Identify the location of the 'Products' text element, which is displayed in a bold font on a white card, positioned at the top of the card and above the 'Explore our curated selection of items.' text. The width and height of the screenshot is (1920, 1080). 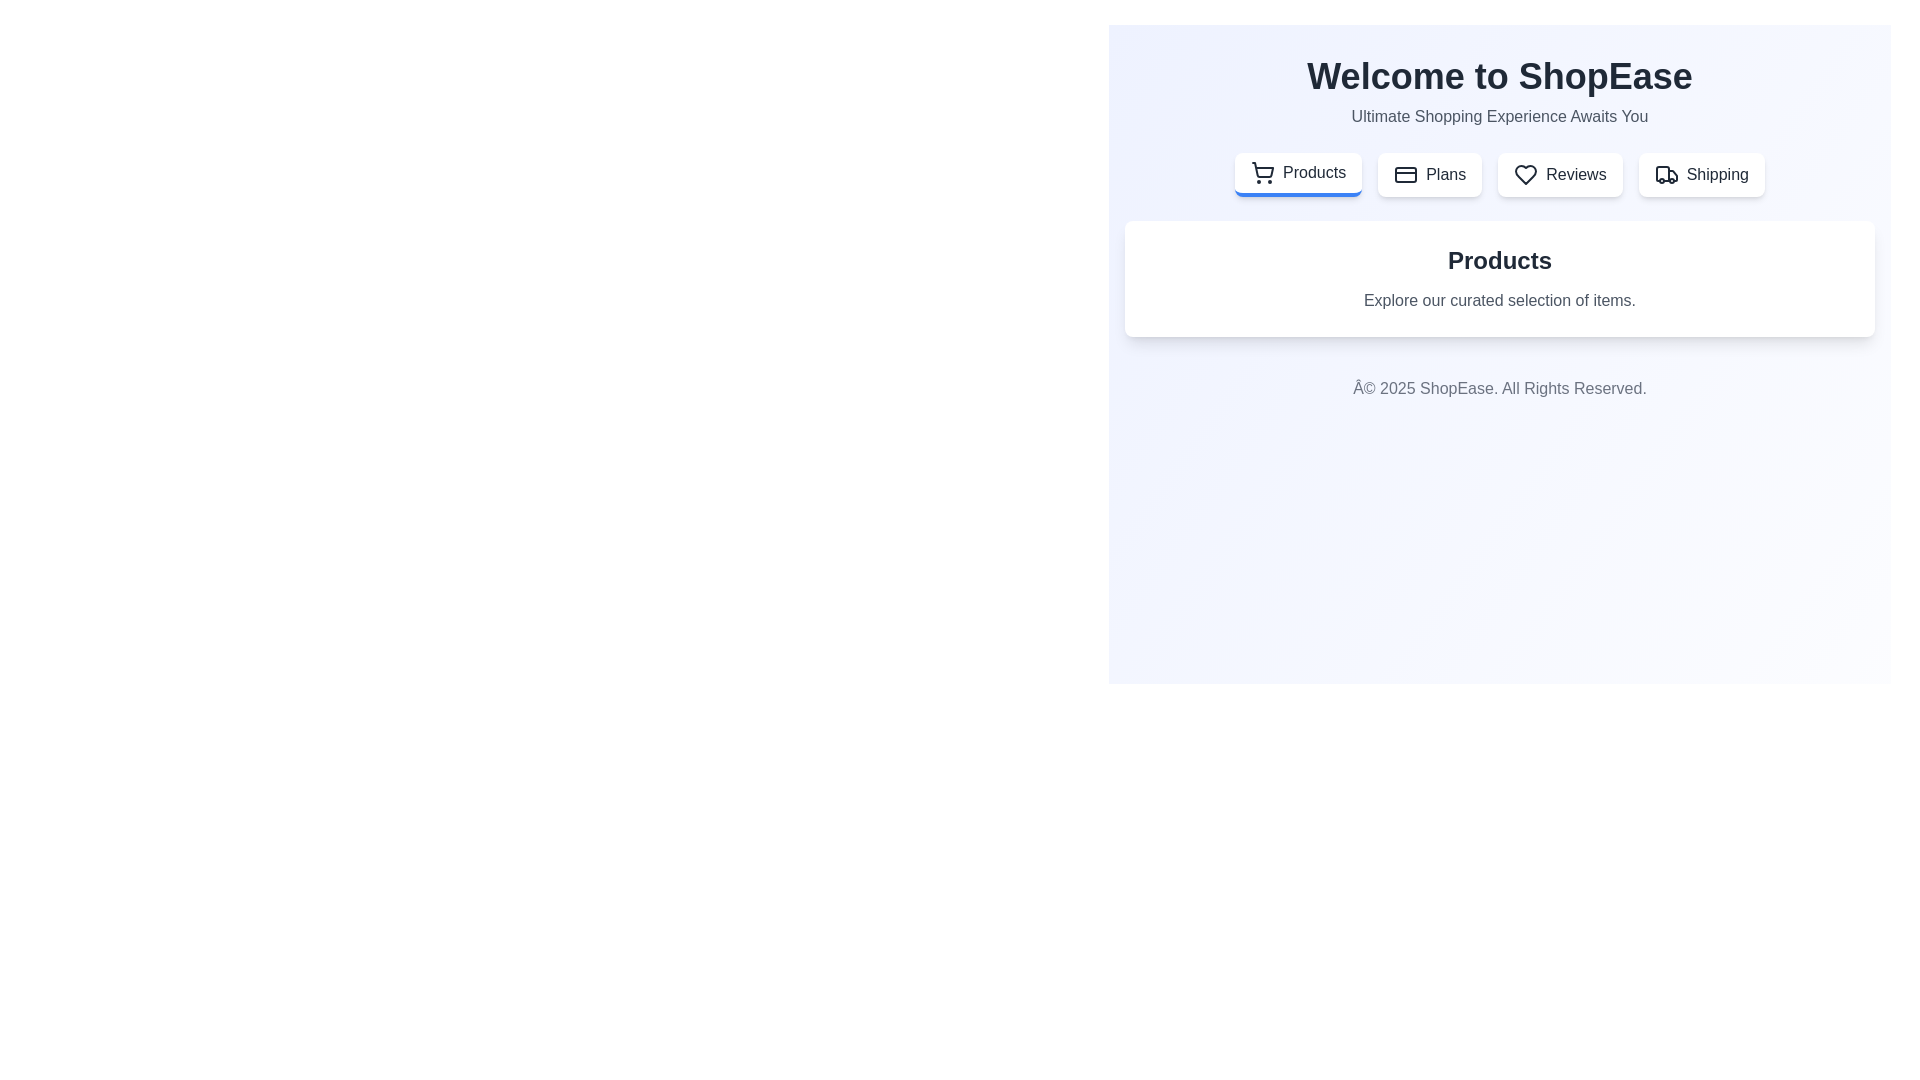
(1499, 260).